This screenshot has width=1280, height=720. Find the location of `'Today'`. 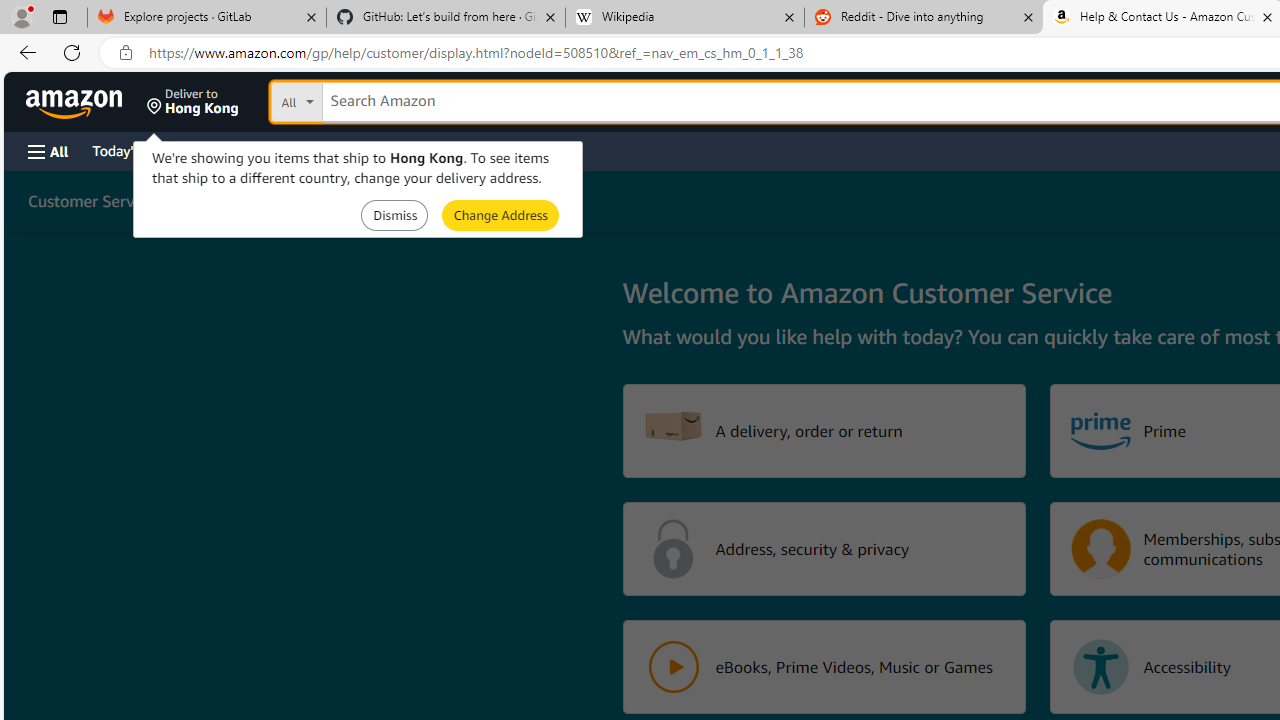

'Today' is located at coordinates (133, 149).